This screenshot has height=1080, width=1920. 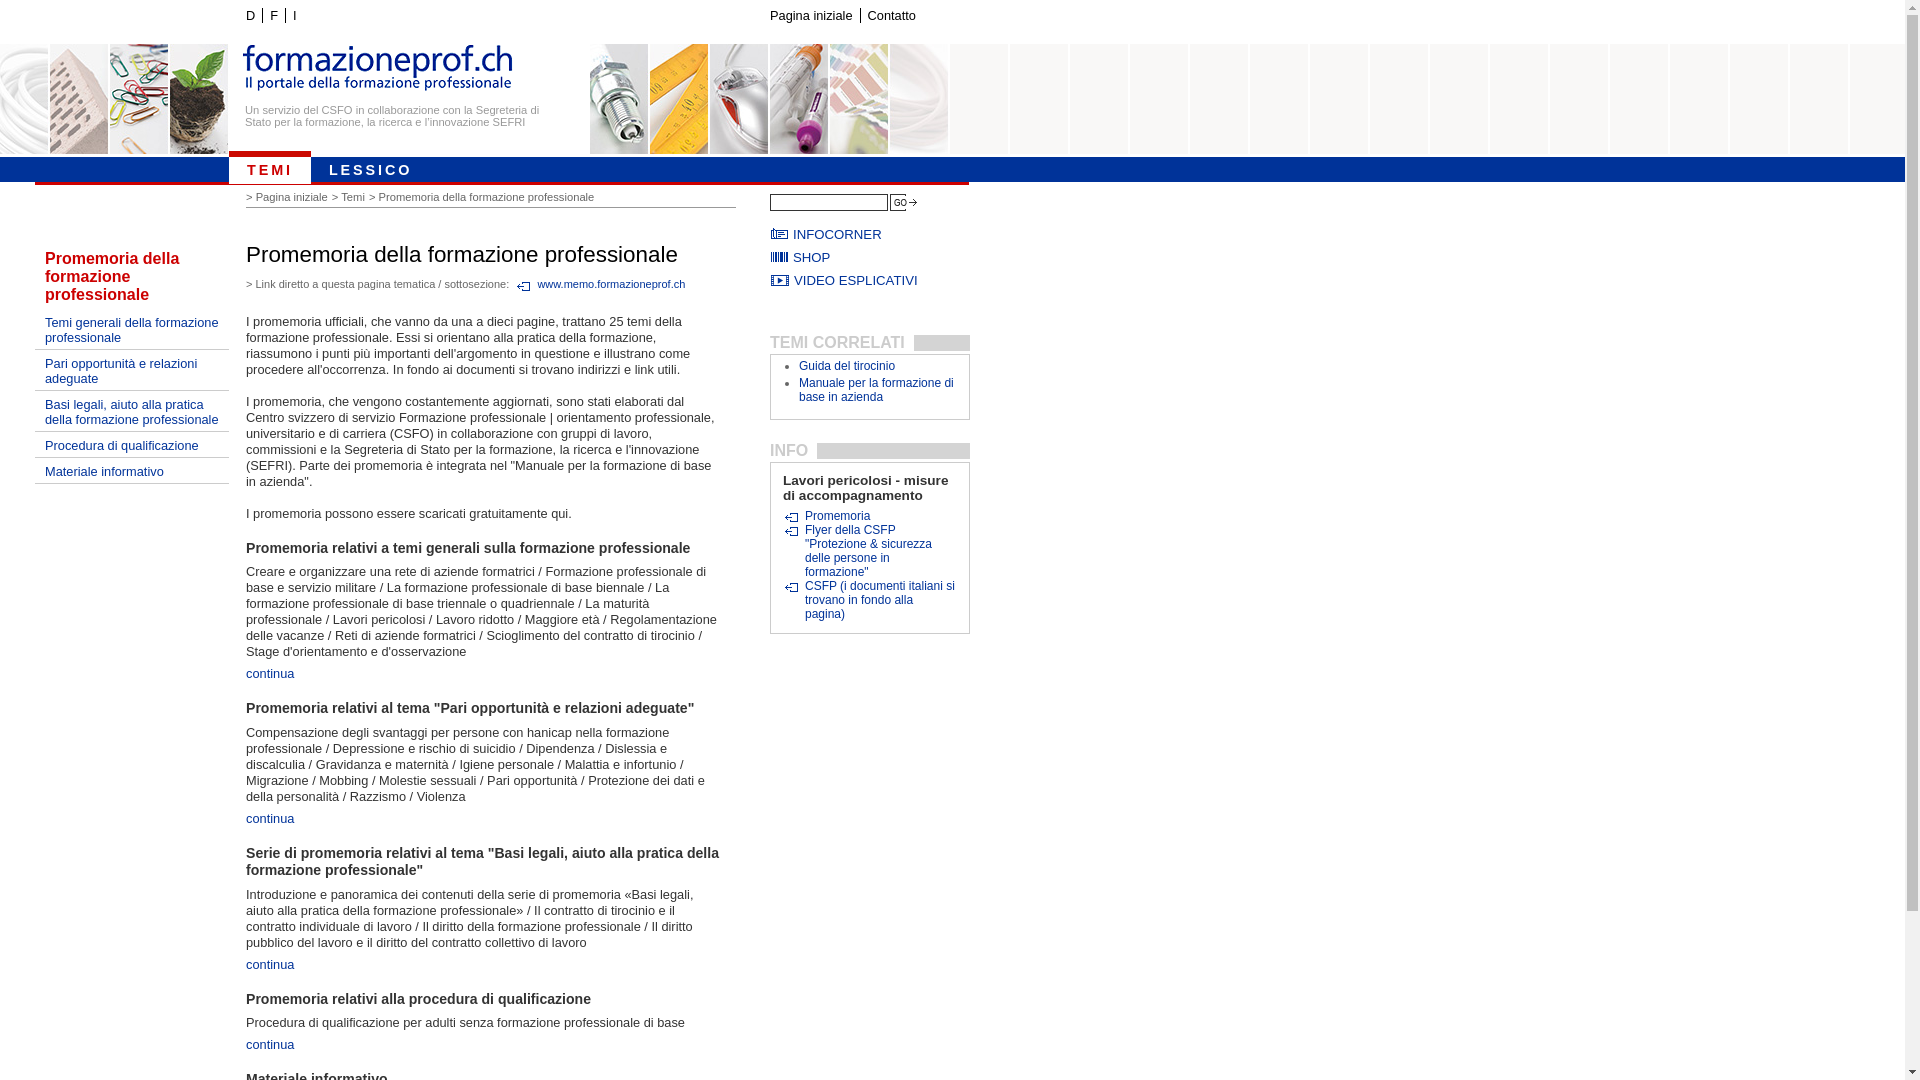 I want to click on 'Promemoria', so click(x=826, y=515).